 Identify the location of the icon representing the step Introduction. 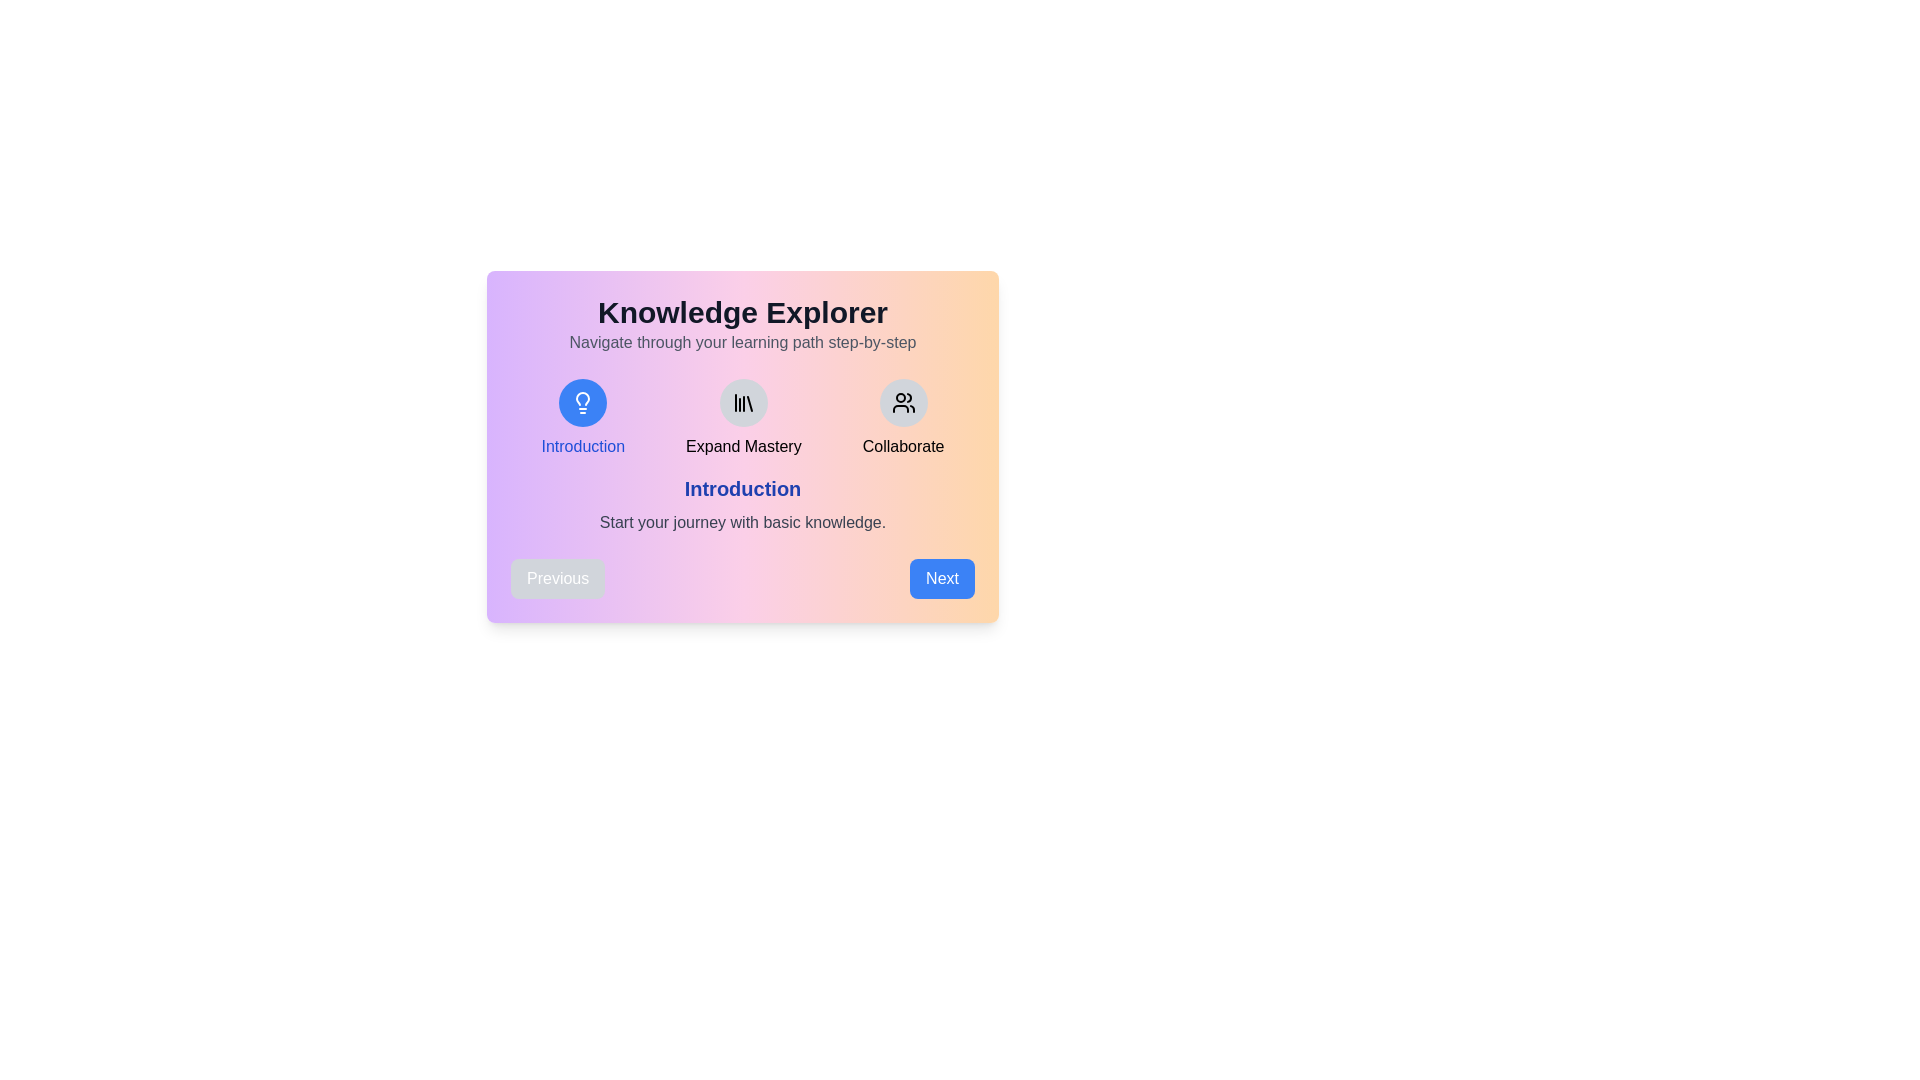
(582, 402).